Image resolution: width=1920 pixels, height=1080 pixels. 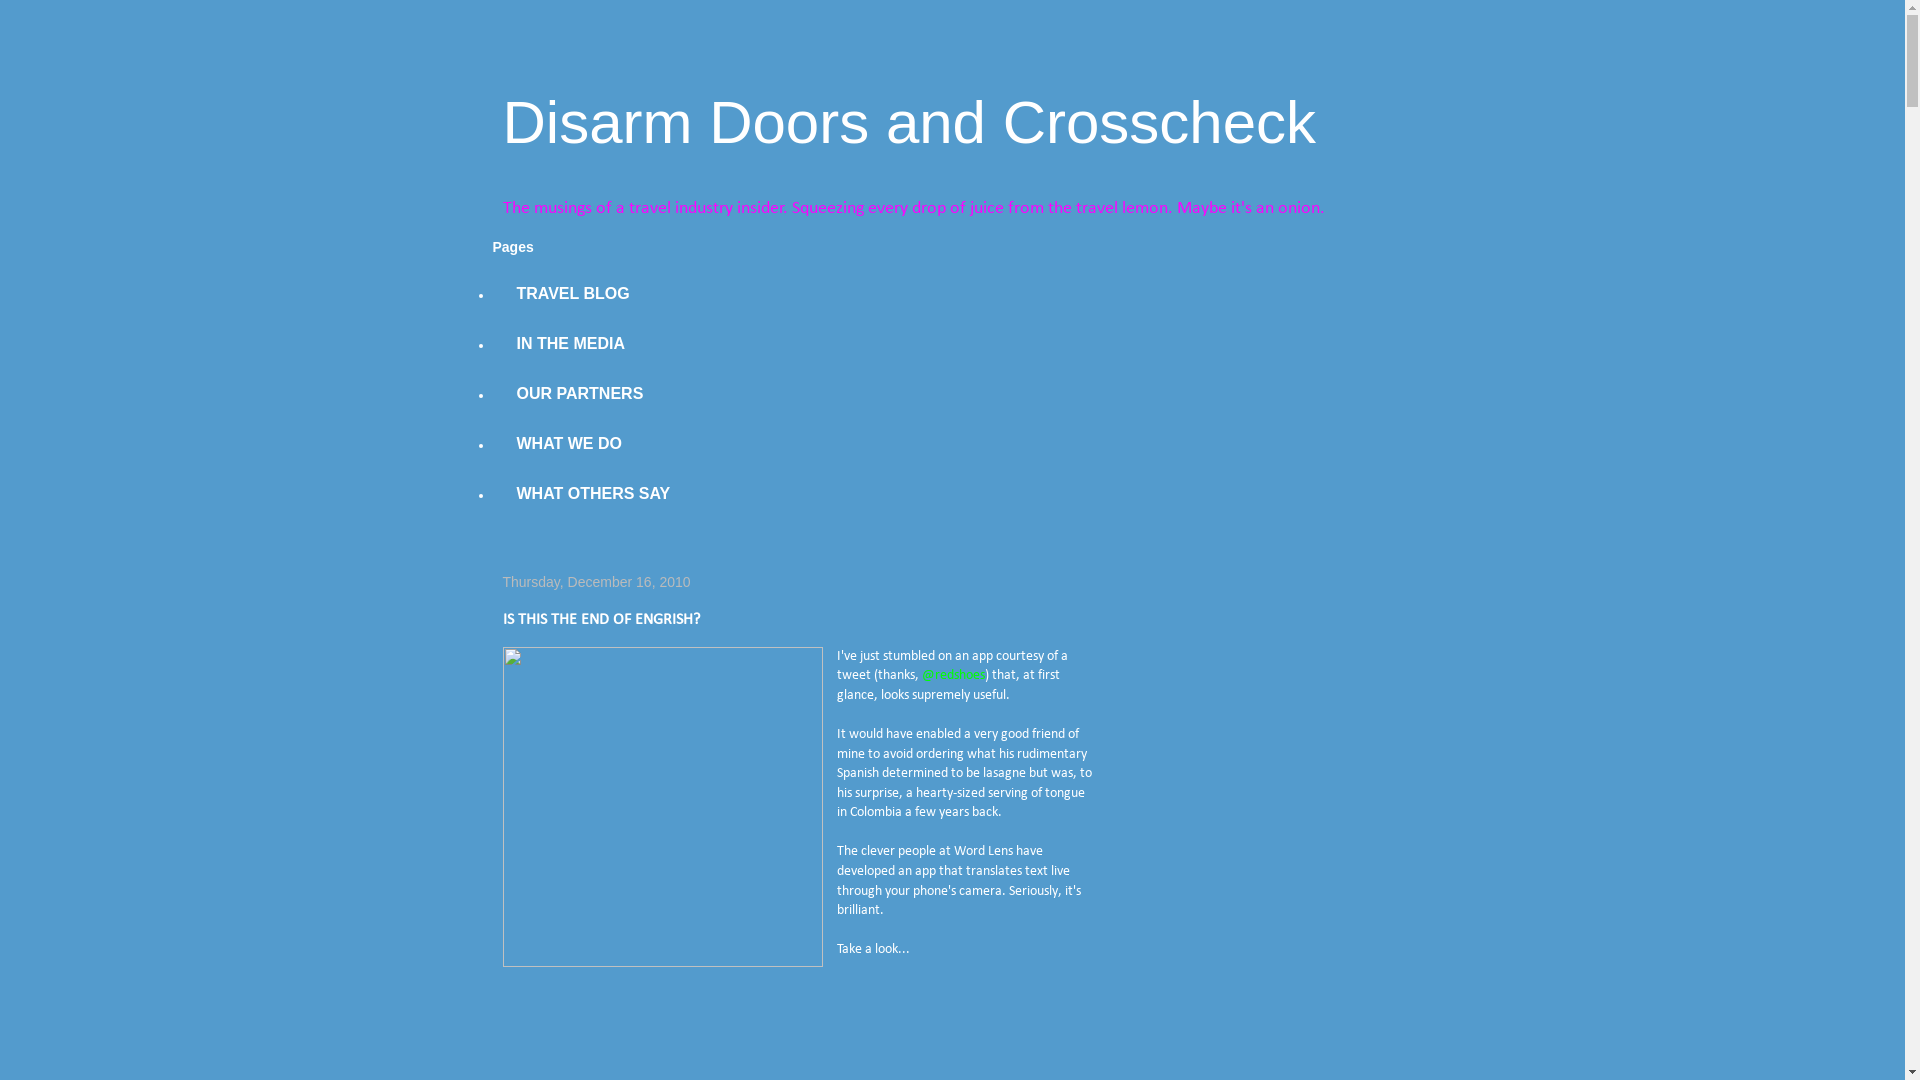 I want to click on 'Disarm Doors and Crosscheck', so click(x=907, y=122).